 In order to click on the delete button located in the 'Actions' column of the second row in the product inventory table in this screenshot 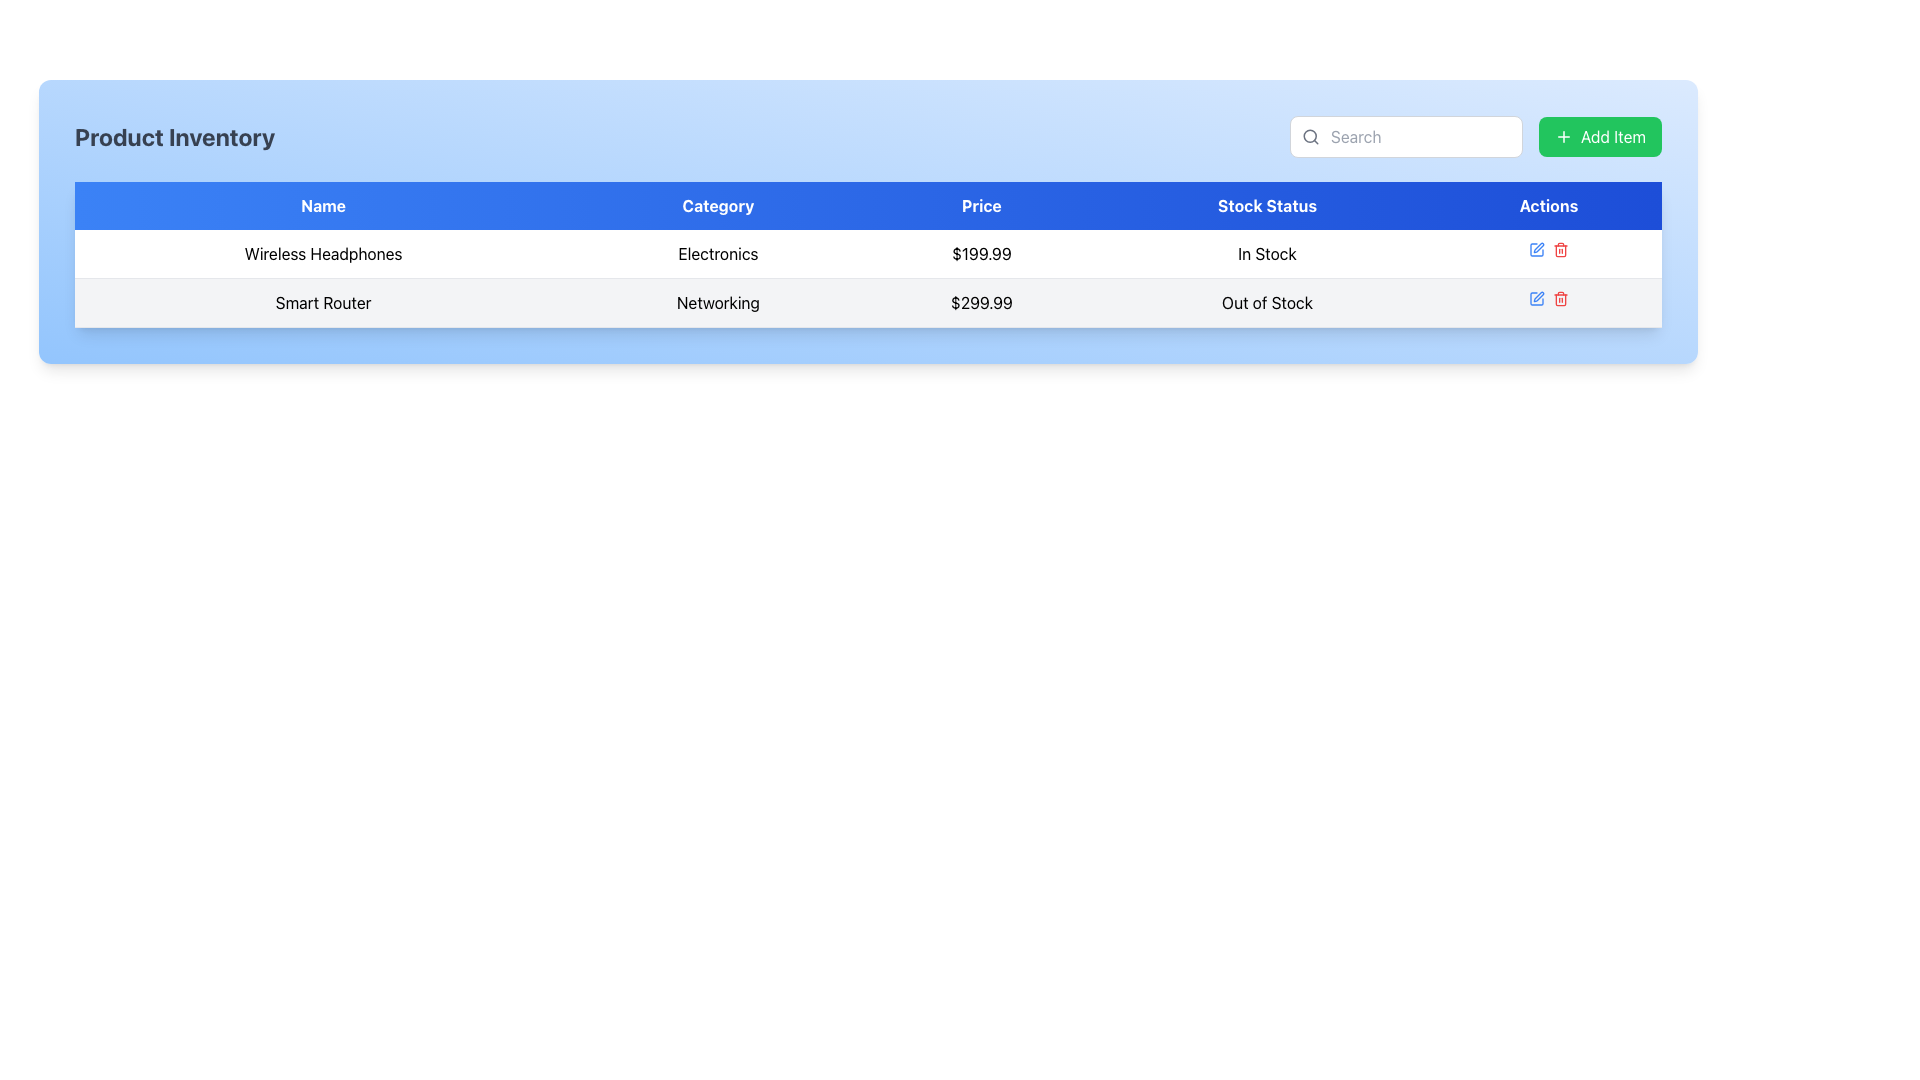, I will do `click(1559, 299)`.